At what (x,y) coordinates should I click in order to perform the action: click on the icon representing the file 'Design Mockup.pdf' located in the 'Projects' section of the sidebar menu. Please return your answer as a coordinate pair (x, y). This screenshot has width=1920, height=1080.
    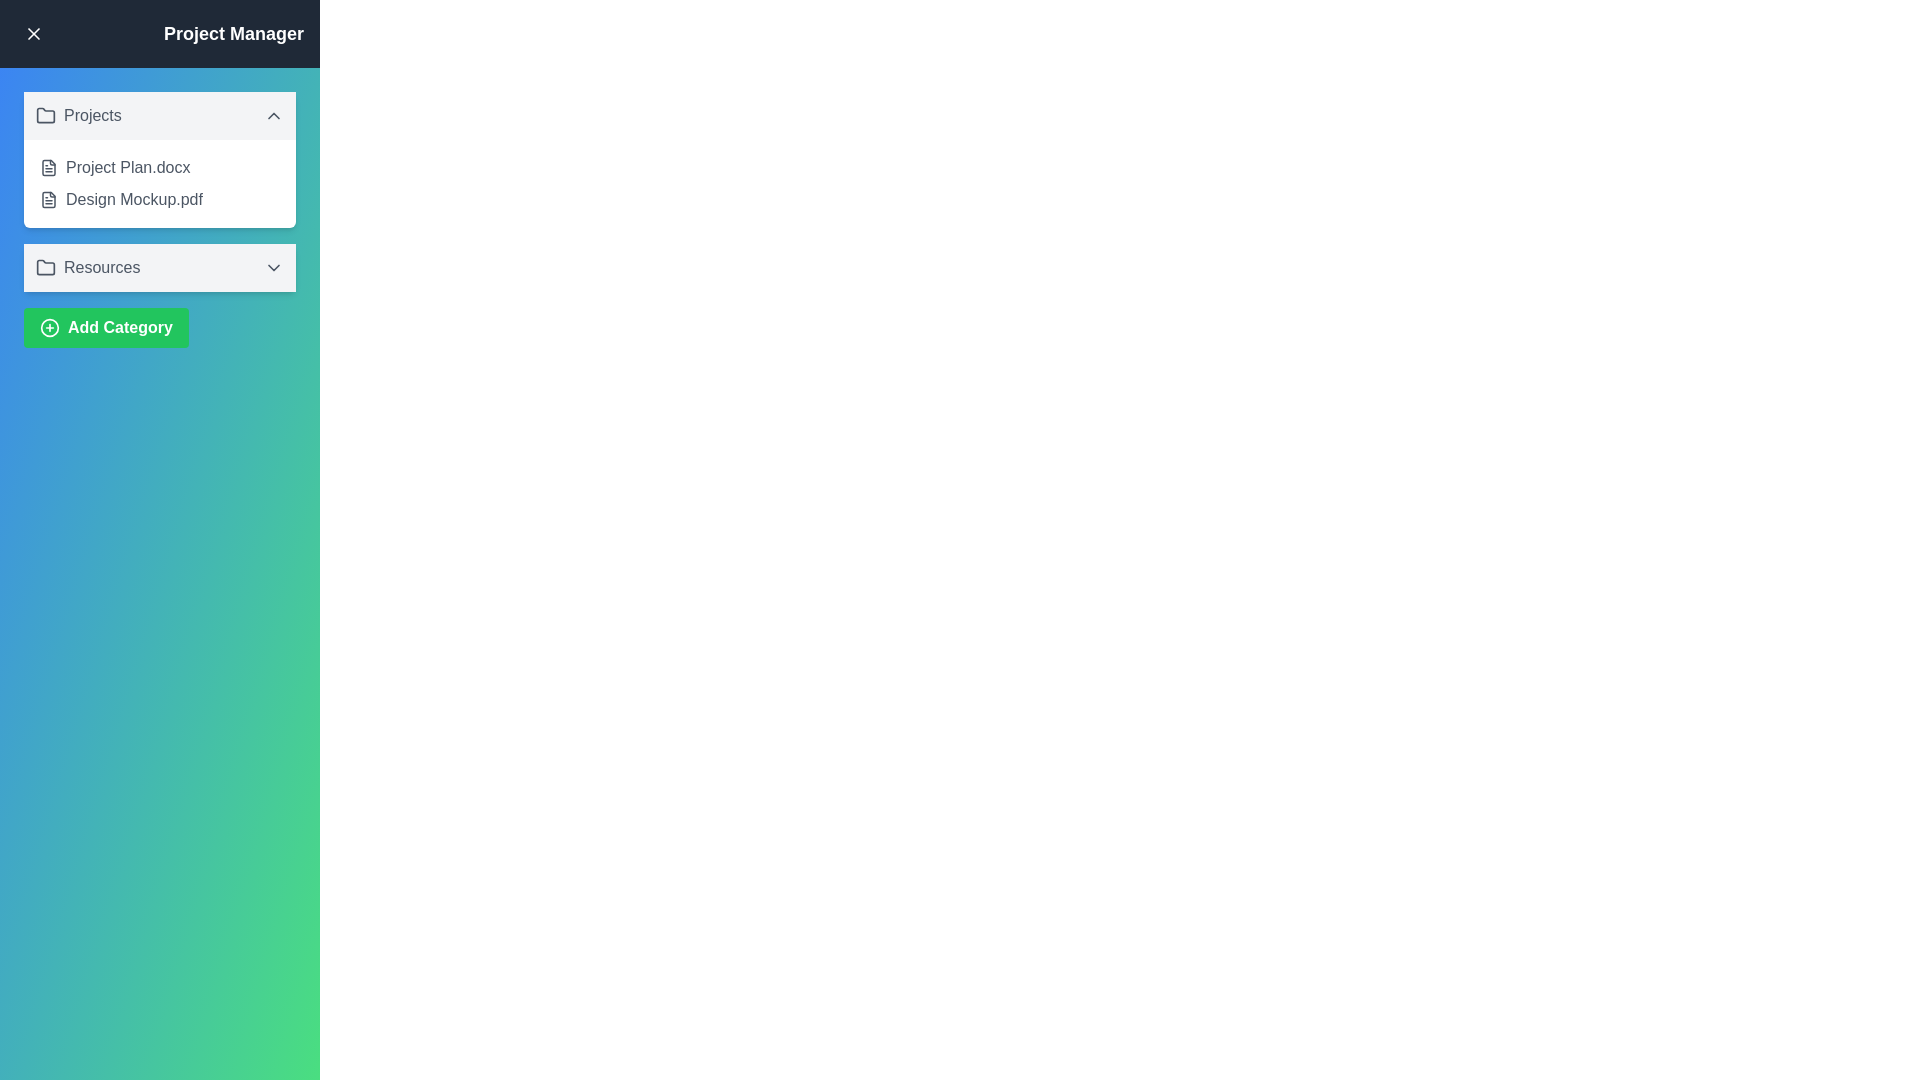
    Looking at the image, I should click on (48, 200).